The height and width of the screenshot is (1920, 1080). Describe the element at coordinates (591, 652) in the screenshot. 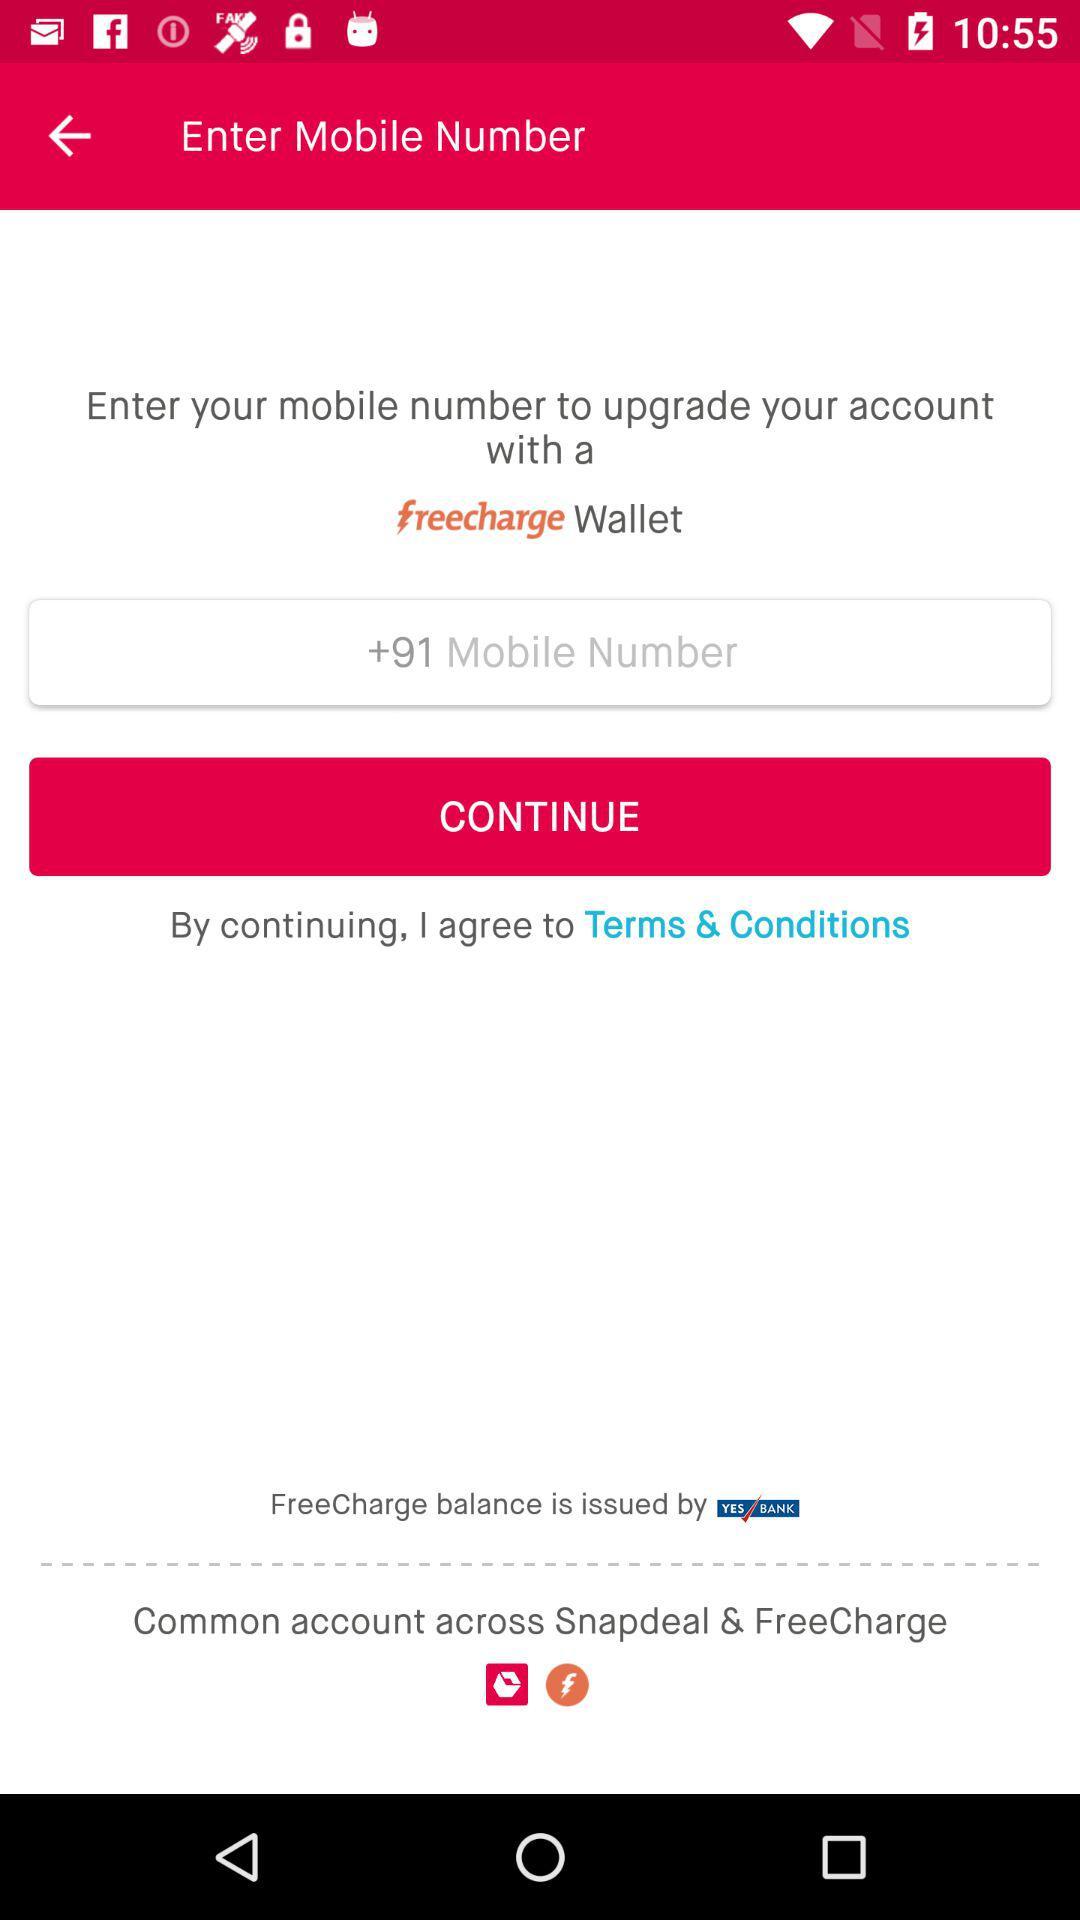

I see `your phone number` at that location.